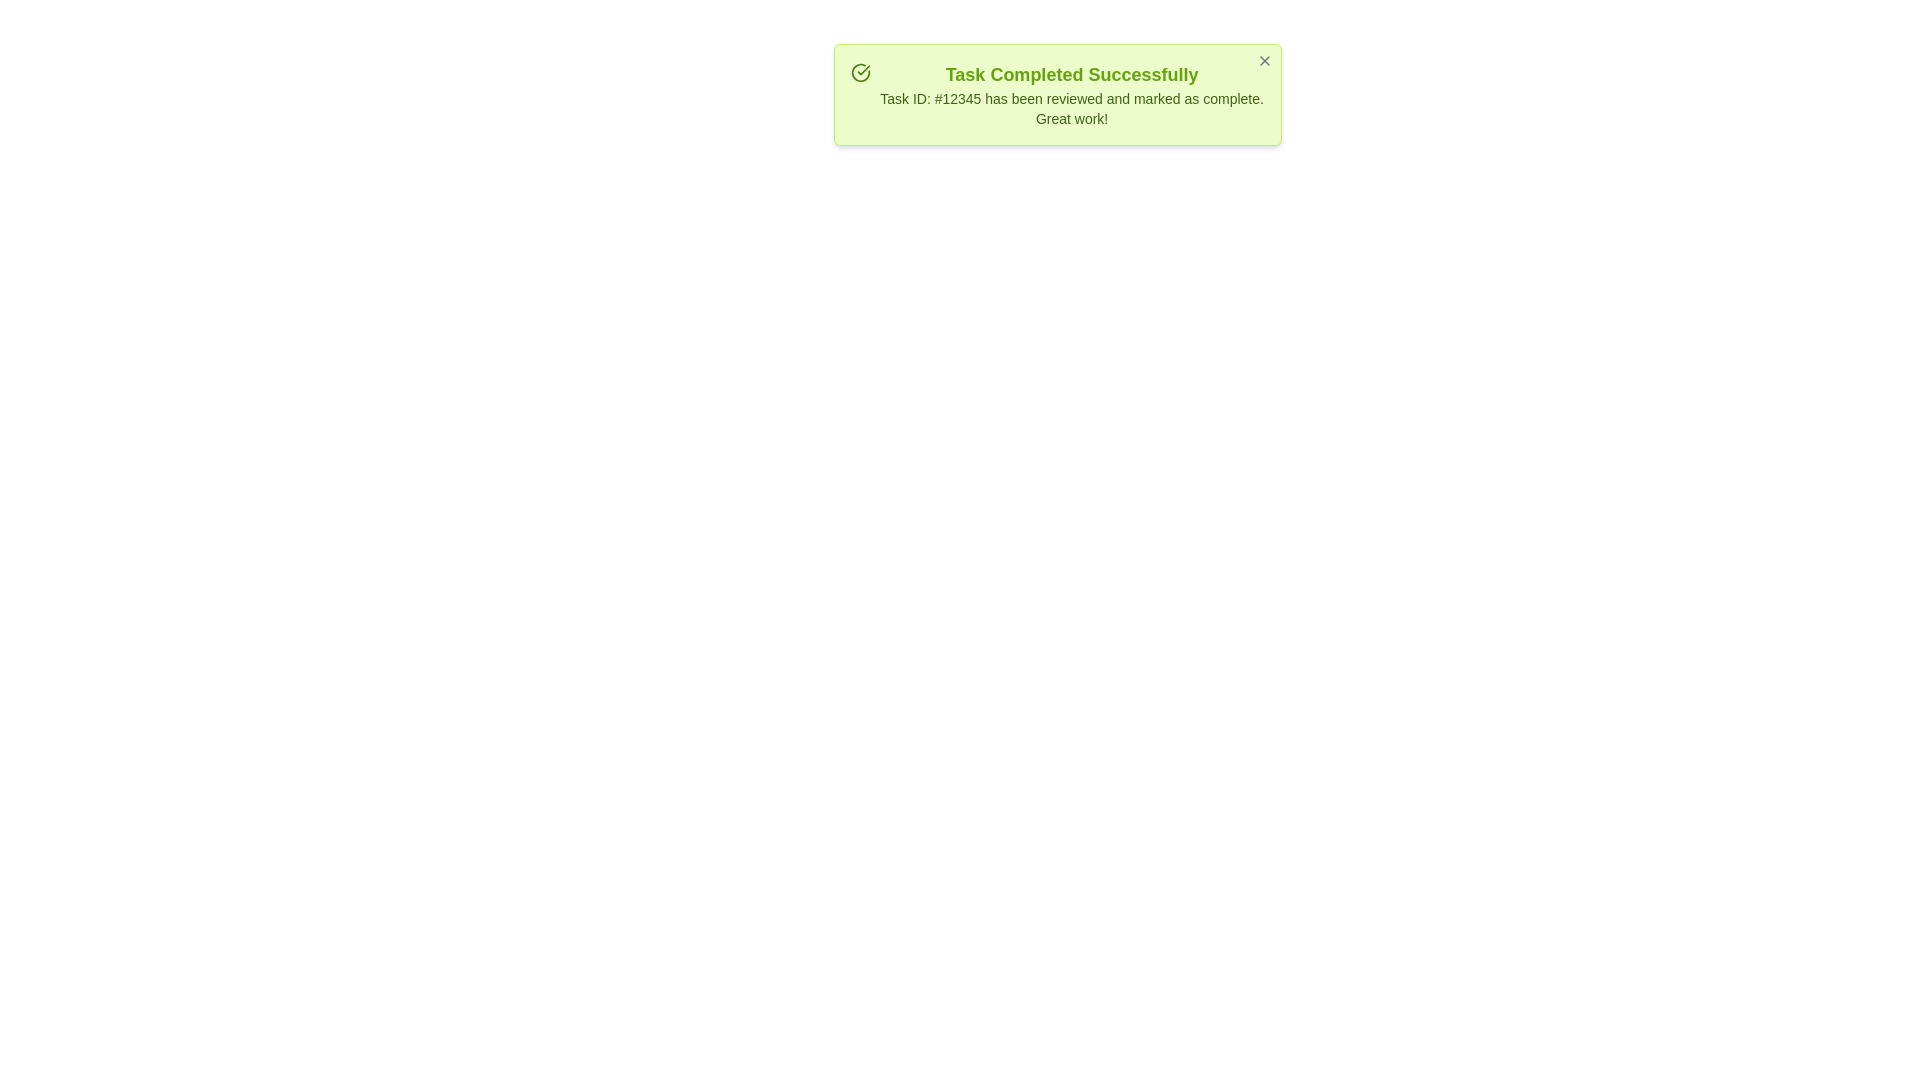 This screenshot has width=1920, height=1080. What do you see at coordinates (1264, 60) in the screenshot?
I see `dismiss button to close the confirmation card` at bounding box center [1264, 60].